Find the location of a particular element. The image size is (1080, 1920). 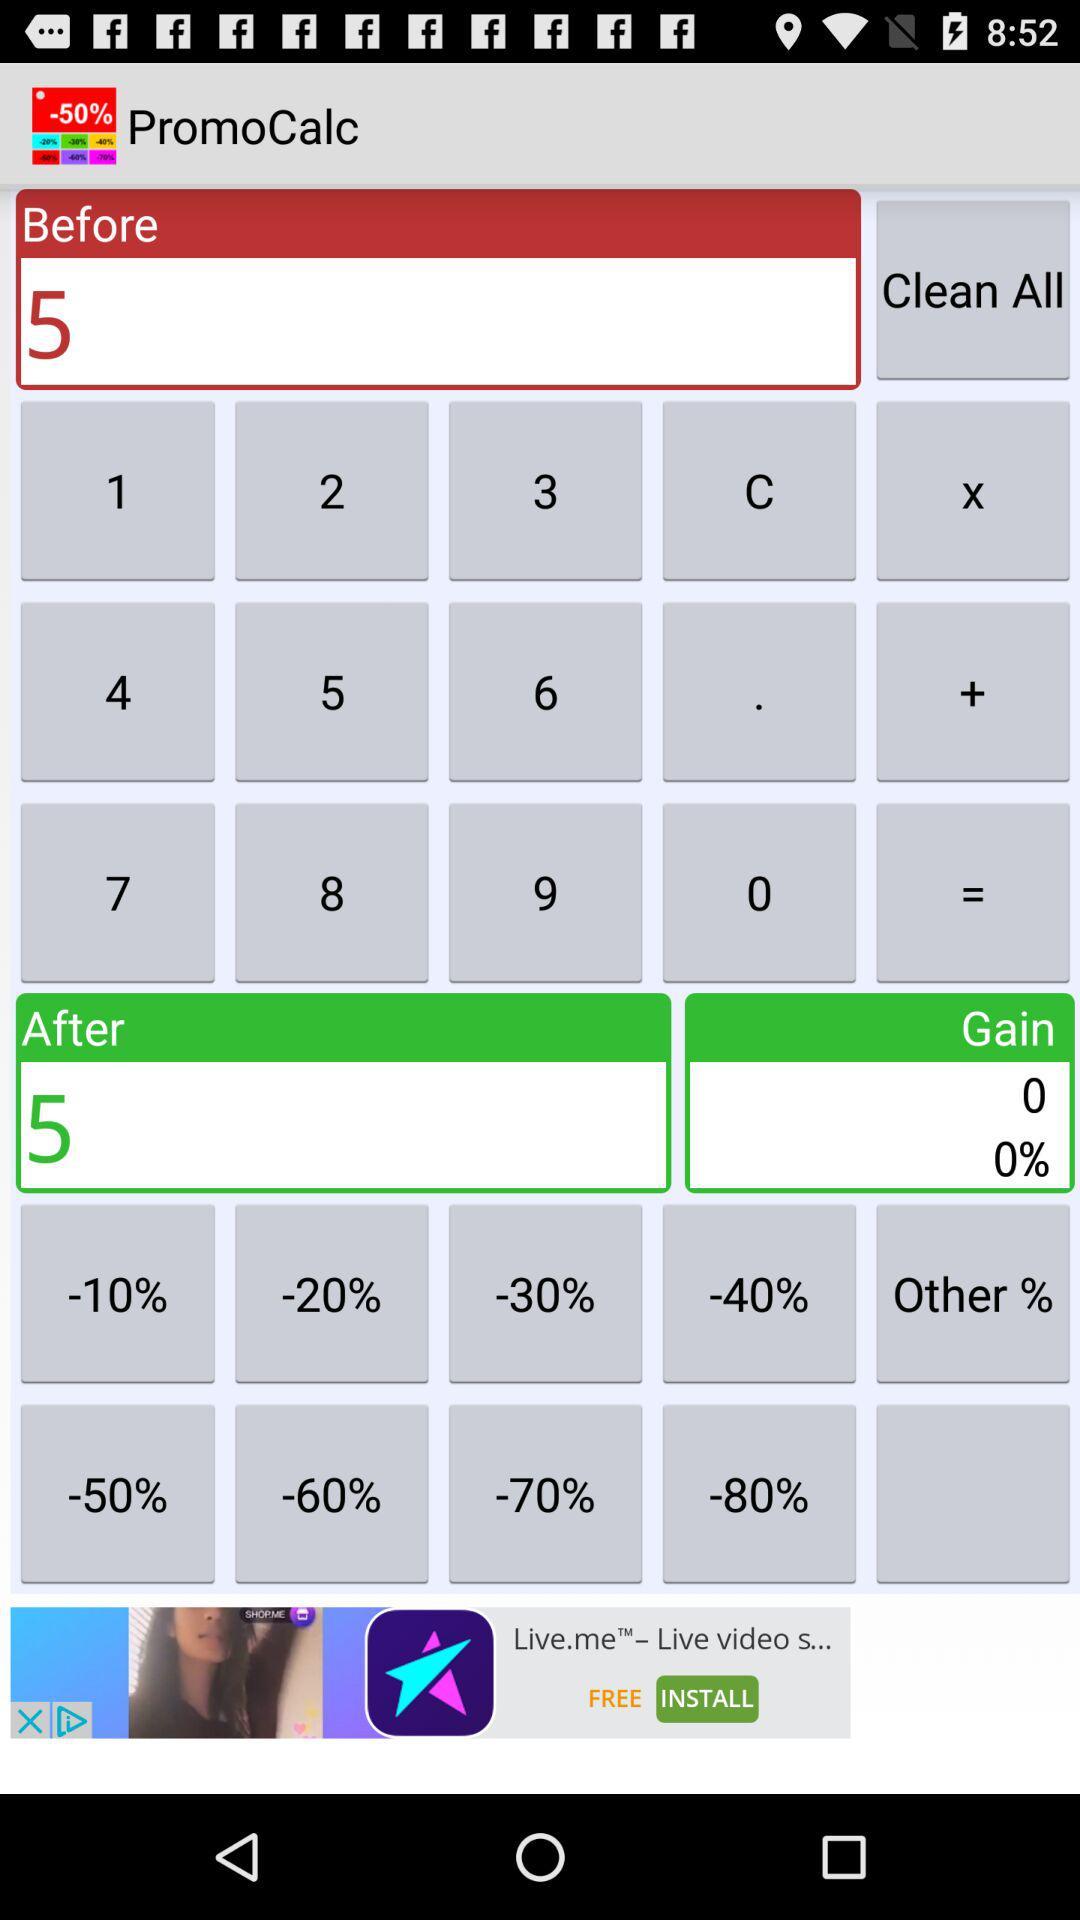

the multiply button is located at coordinates (971, 490).